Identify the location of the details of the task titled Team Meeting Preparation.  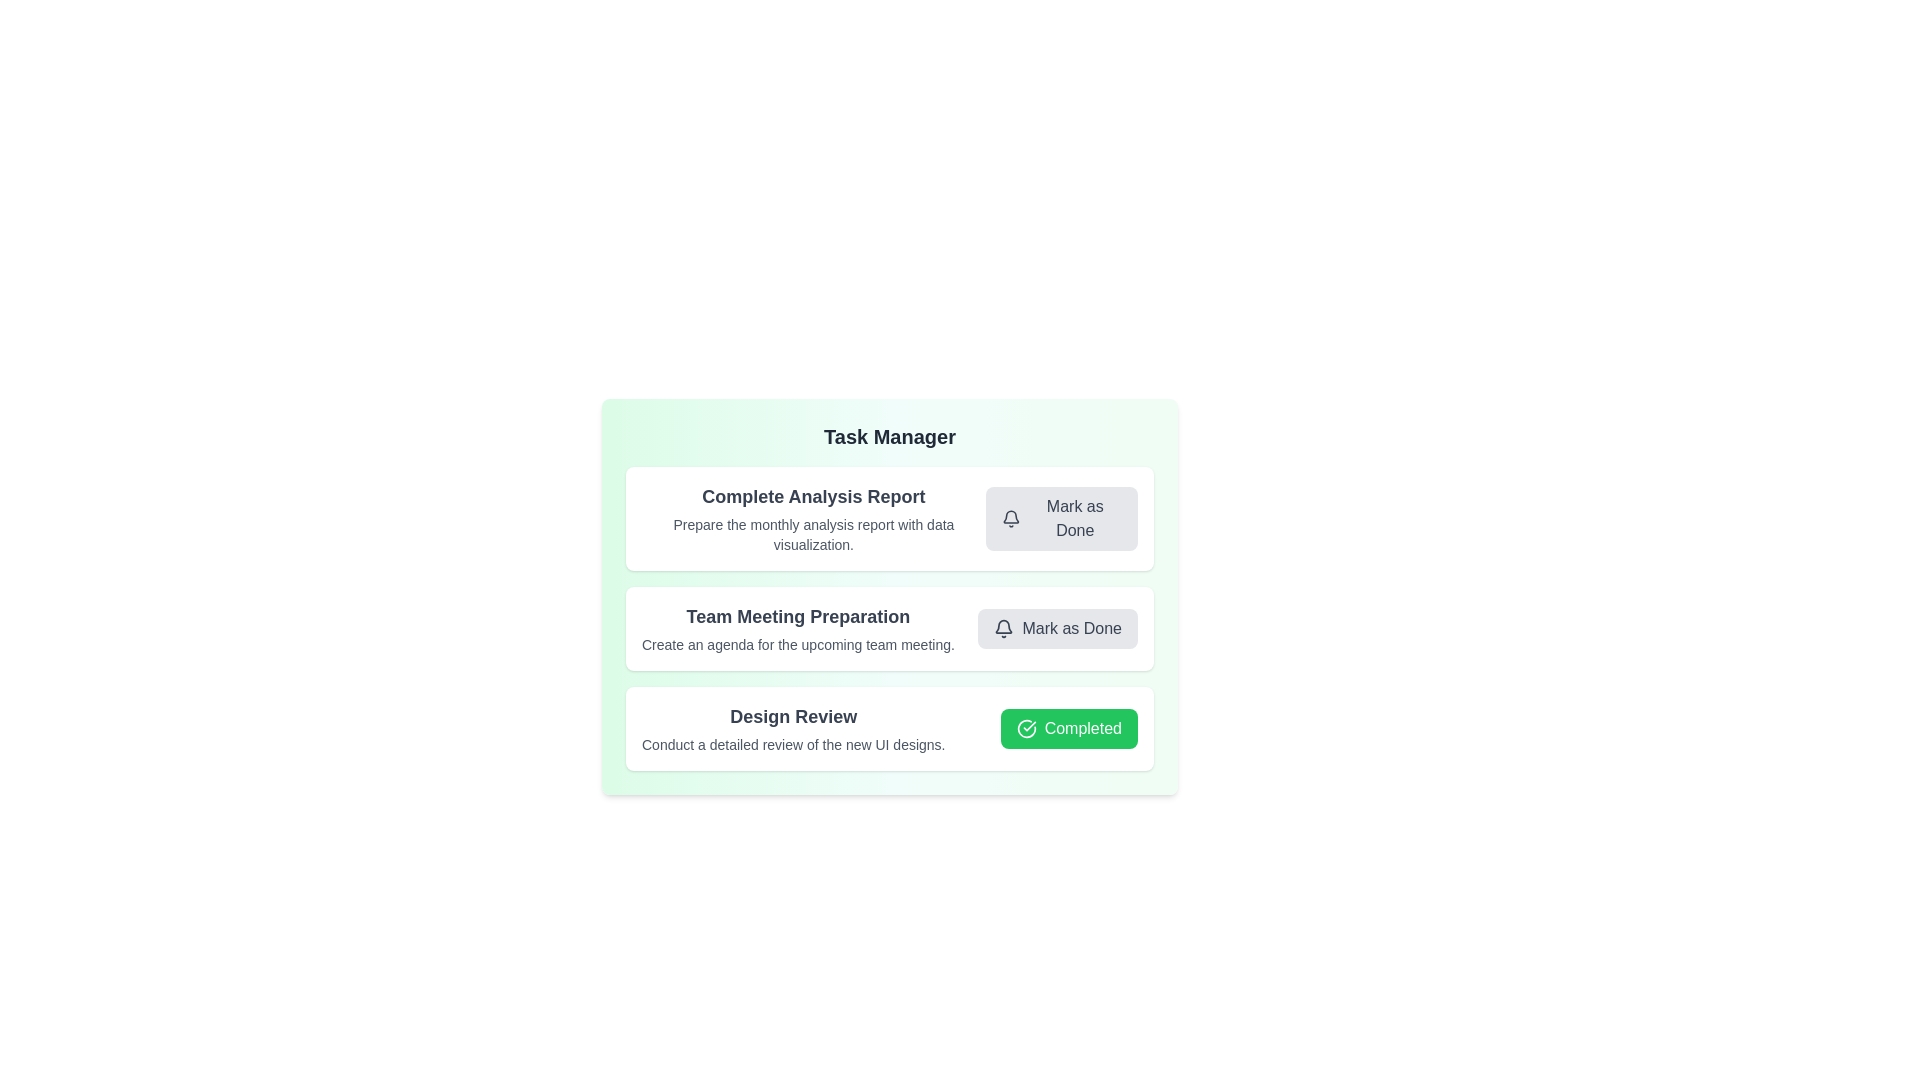
(797, 616).